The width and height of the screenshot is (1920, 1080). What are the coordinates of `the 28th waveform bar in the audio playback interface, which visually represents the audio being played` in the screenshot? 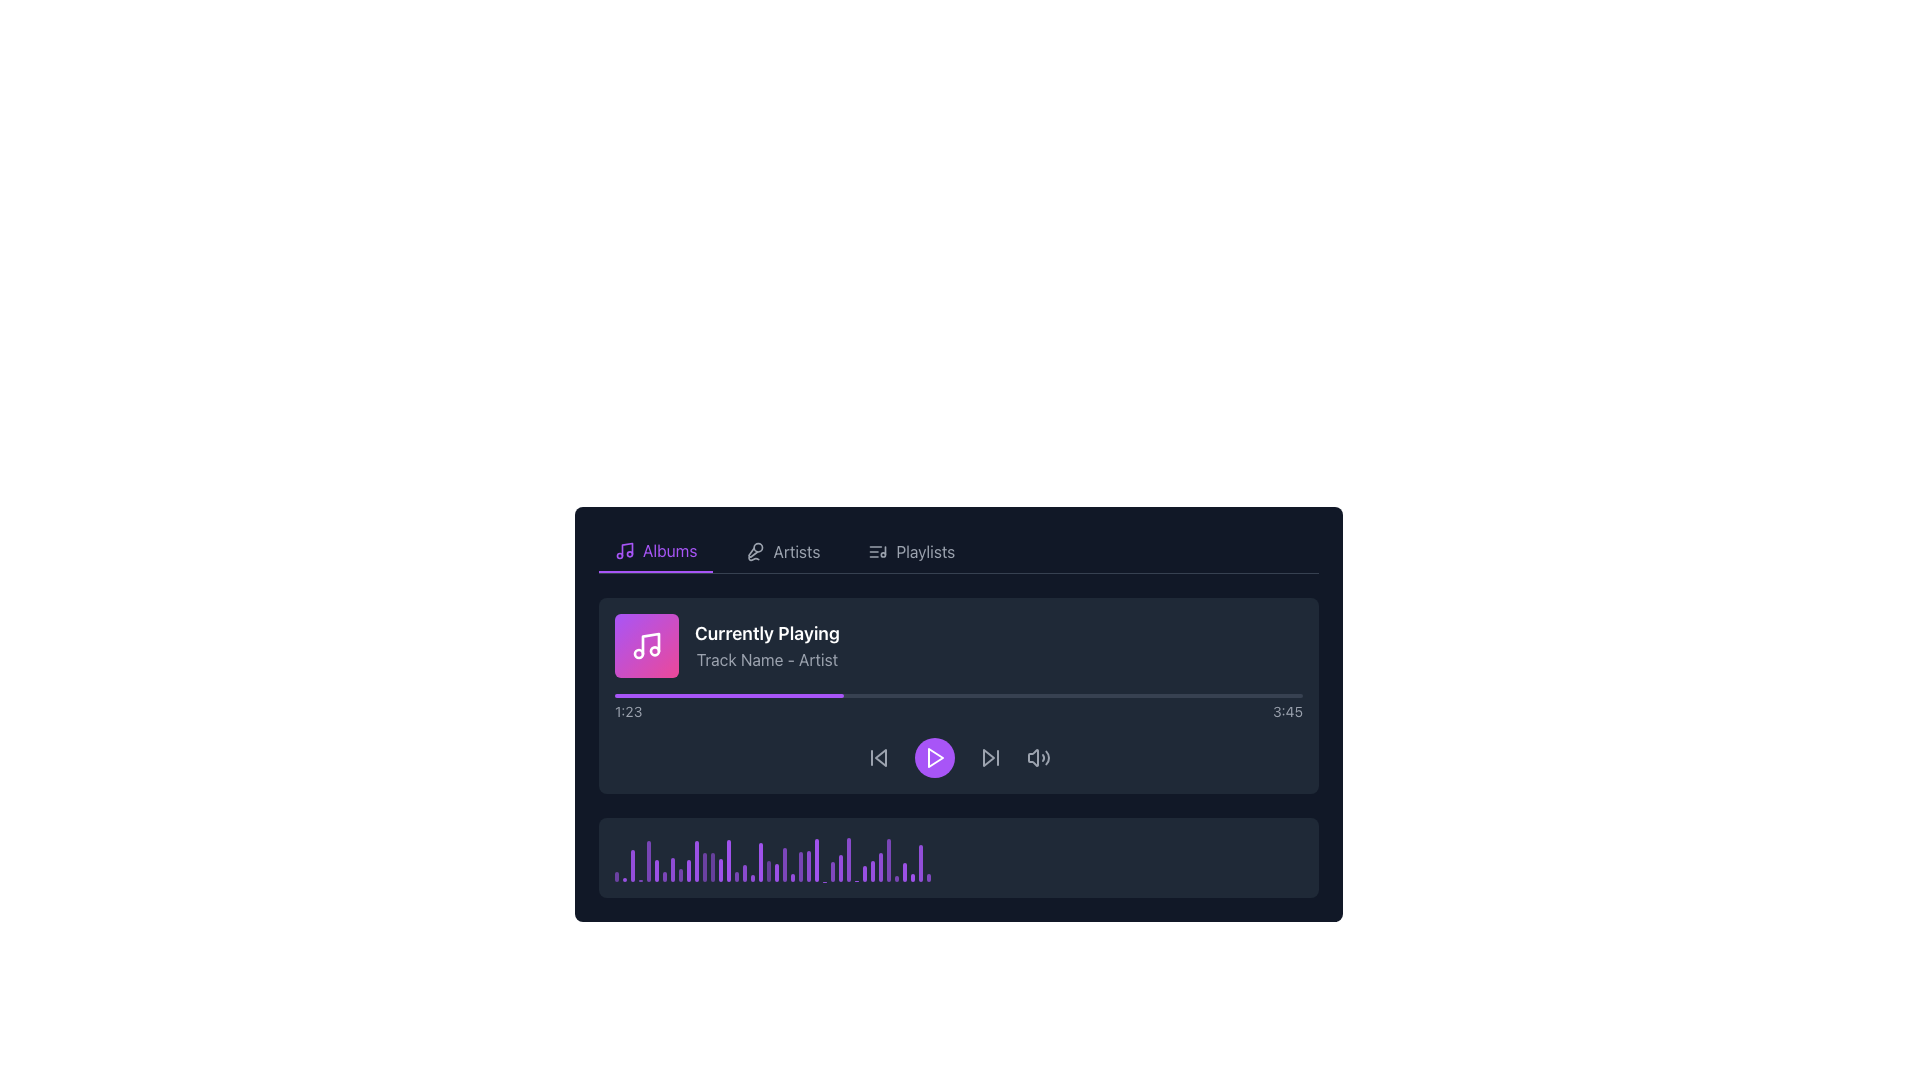 It's located at (833, 870).